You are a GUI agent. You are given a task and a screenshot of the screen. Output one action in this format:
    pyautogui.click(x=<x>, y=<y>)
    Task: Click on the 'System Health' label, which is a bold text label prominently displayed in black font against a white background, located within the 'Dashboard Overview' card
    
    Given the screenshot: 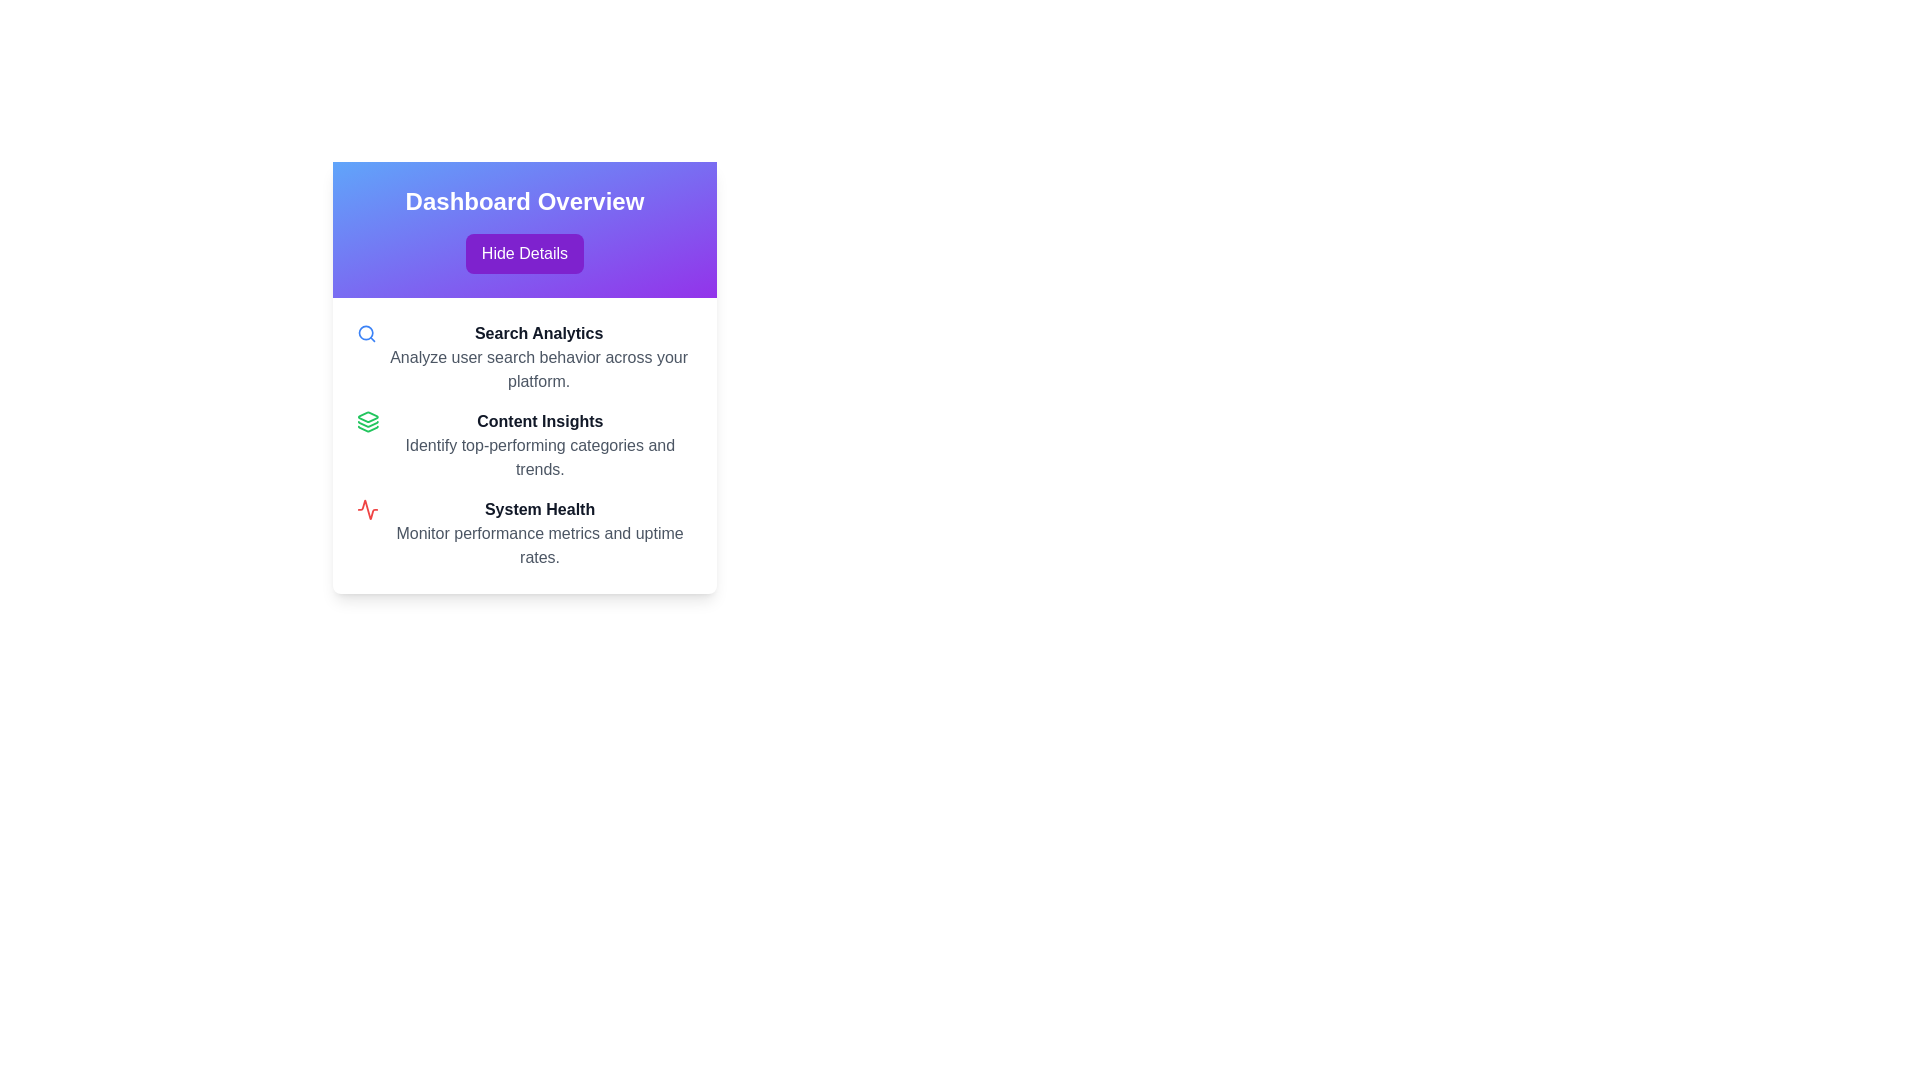 What is the action you would take?
    pyautogui.click(x=540, y=508)
    